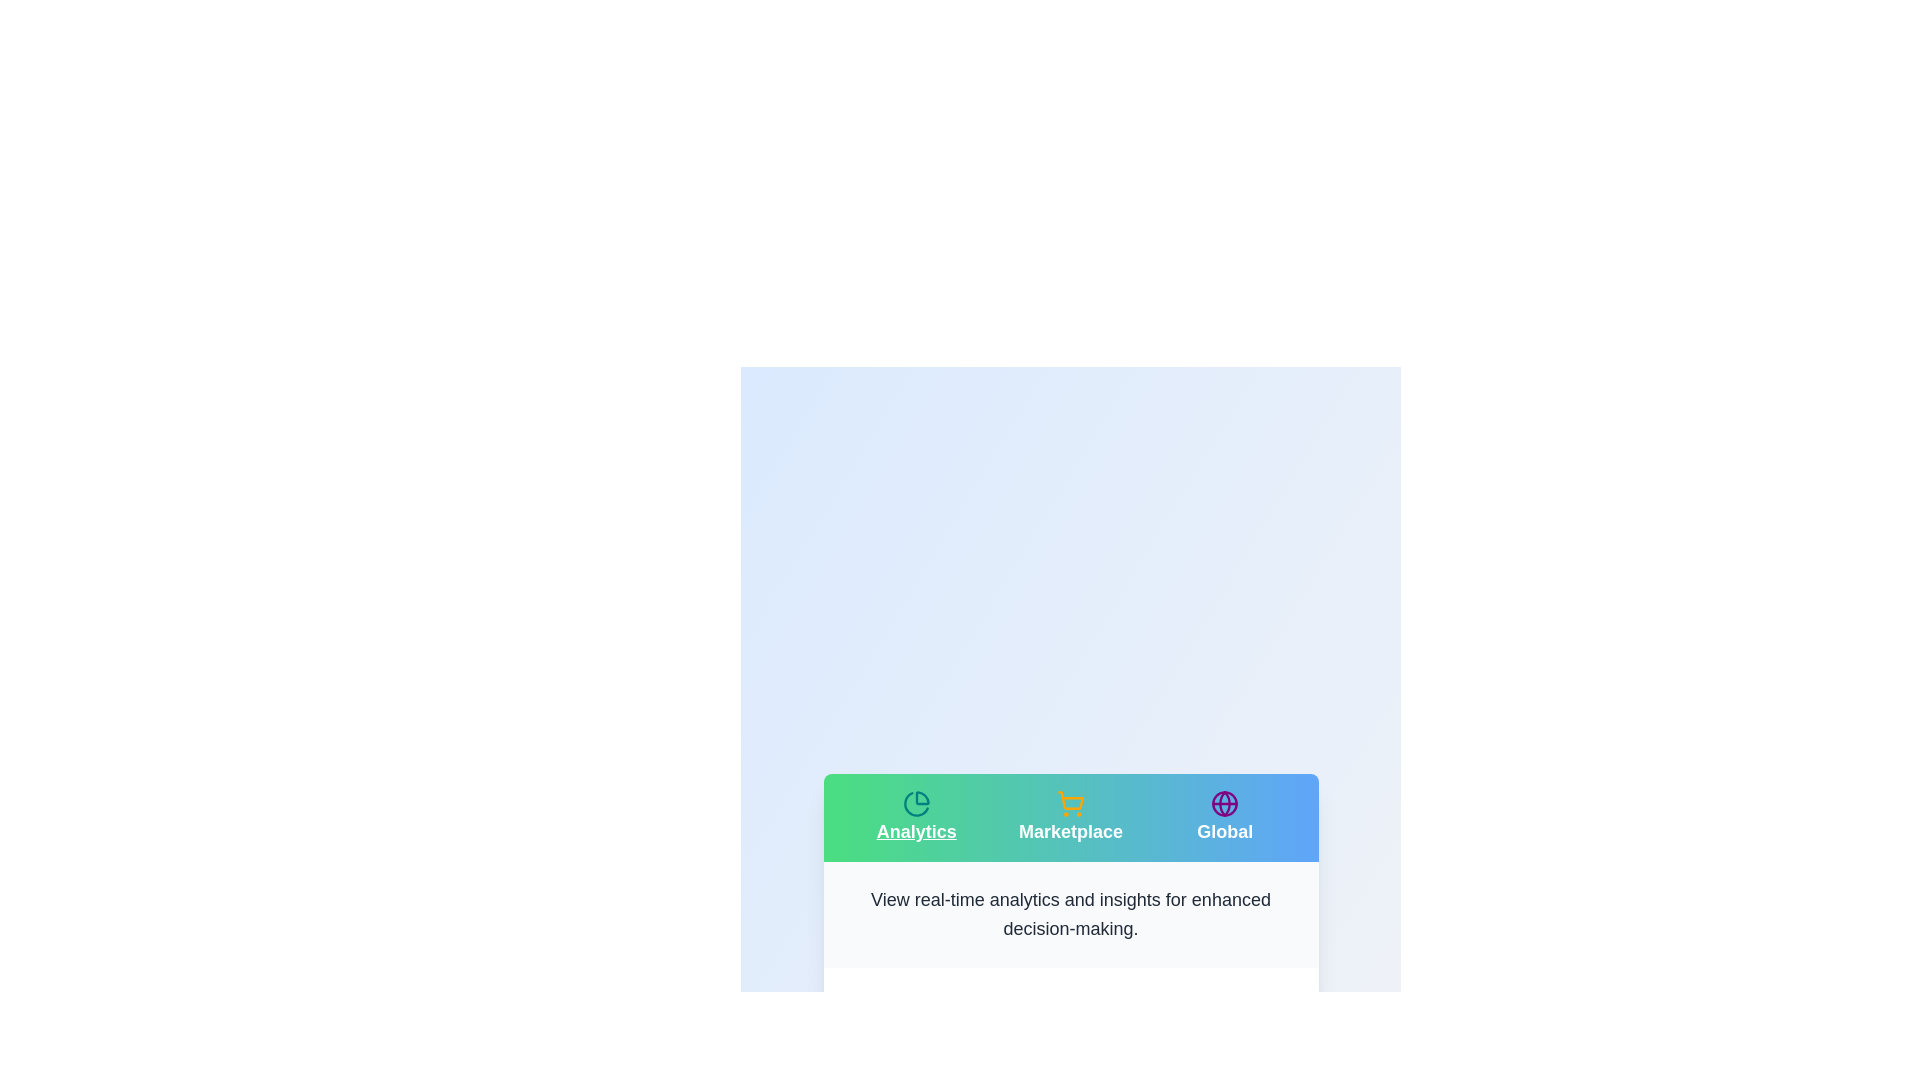  I want to click on the Global tab to navigate to its section, so click(1224, 817).